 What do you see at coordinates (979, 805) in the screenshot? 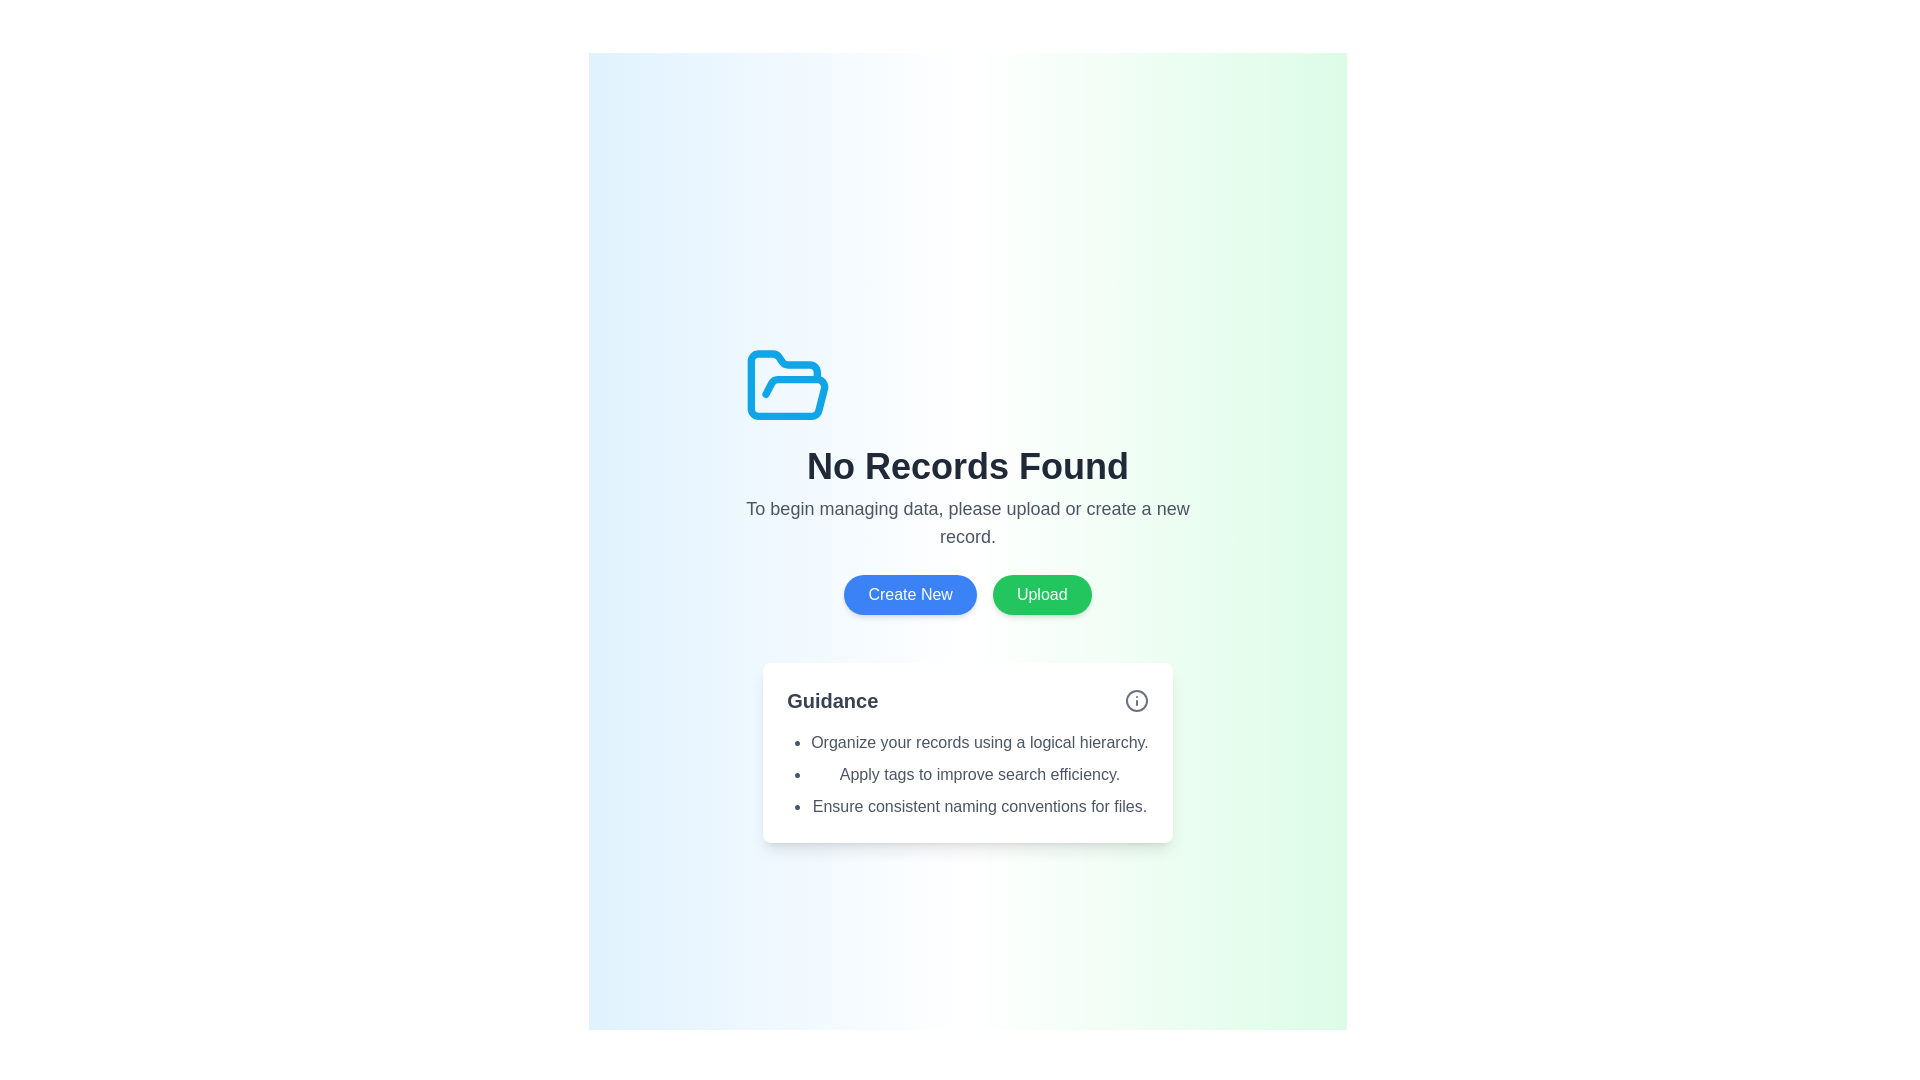
I see `the third bullet point in the guidance list that provides textual instruction for better organizational practices` at bounding box center [979, 805].